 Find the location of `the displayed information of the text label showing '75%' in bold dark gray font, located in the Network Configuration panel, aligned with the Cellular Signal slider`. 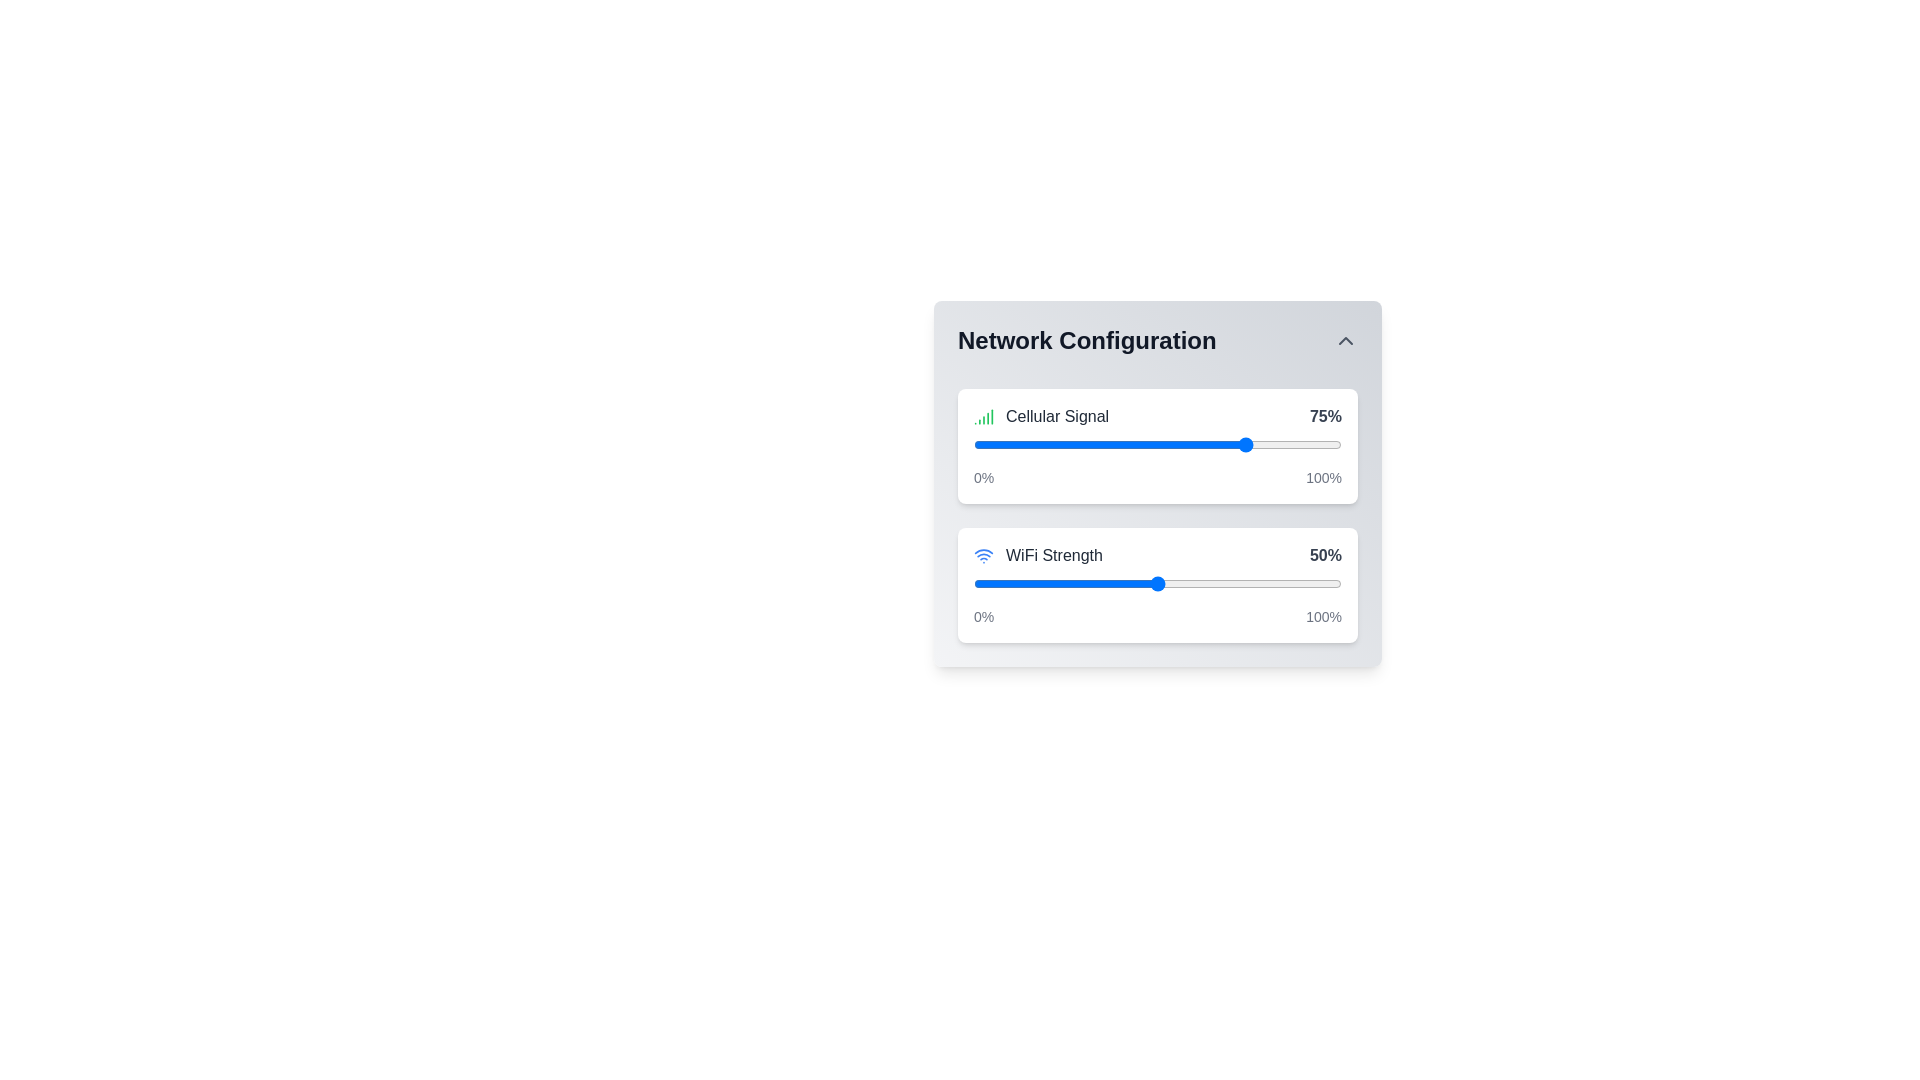

the displayed information of the text label showing '75%' in bold dark gray font, located in the Network Configuration panel, aligned with the Cellular Signal slider is located at coordinates (1325, 415).